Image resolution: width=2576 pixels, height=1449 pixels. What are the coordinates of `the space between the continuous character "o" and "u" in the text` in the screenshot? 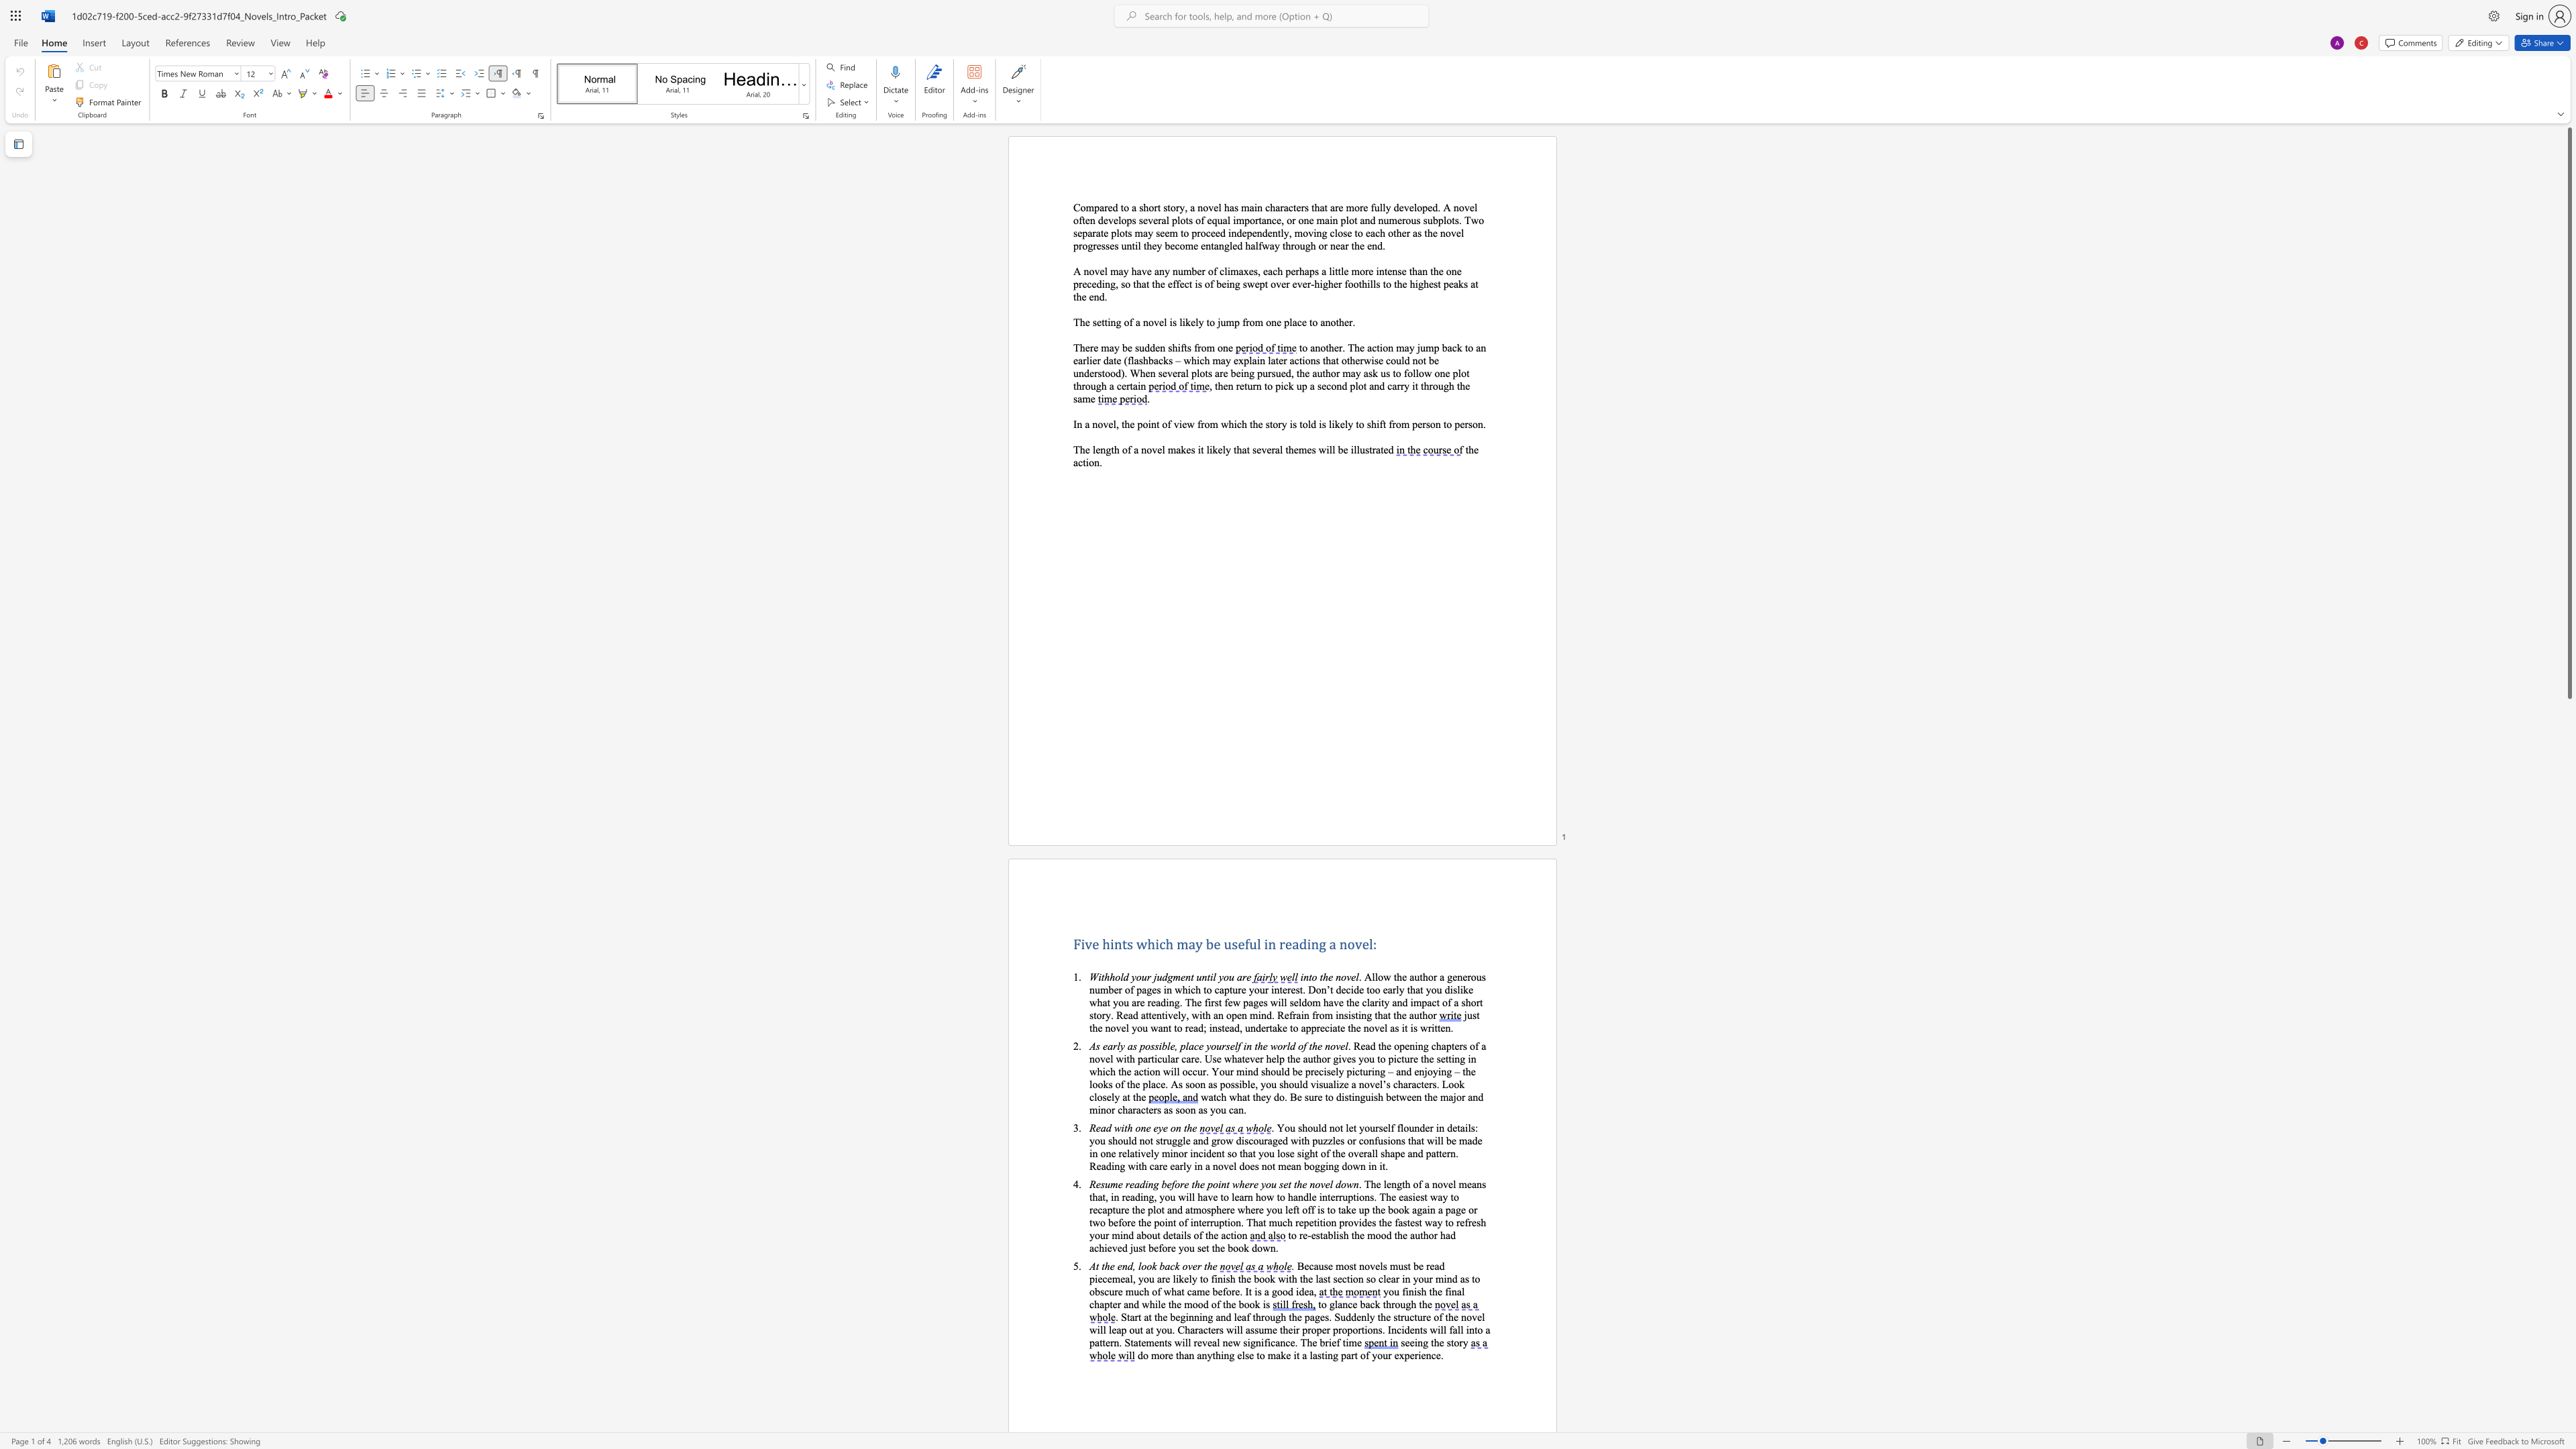 It's located at (1188, 1248).